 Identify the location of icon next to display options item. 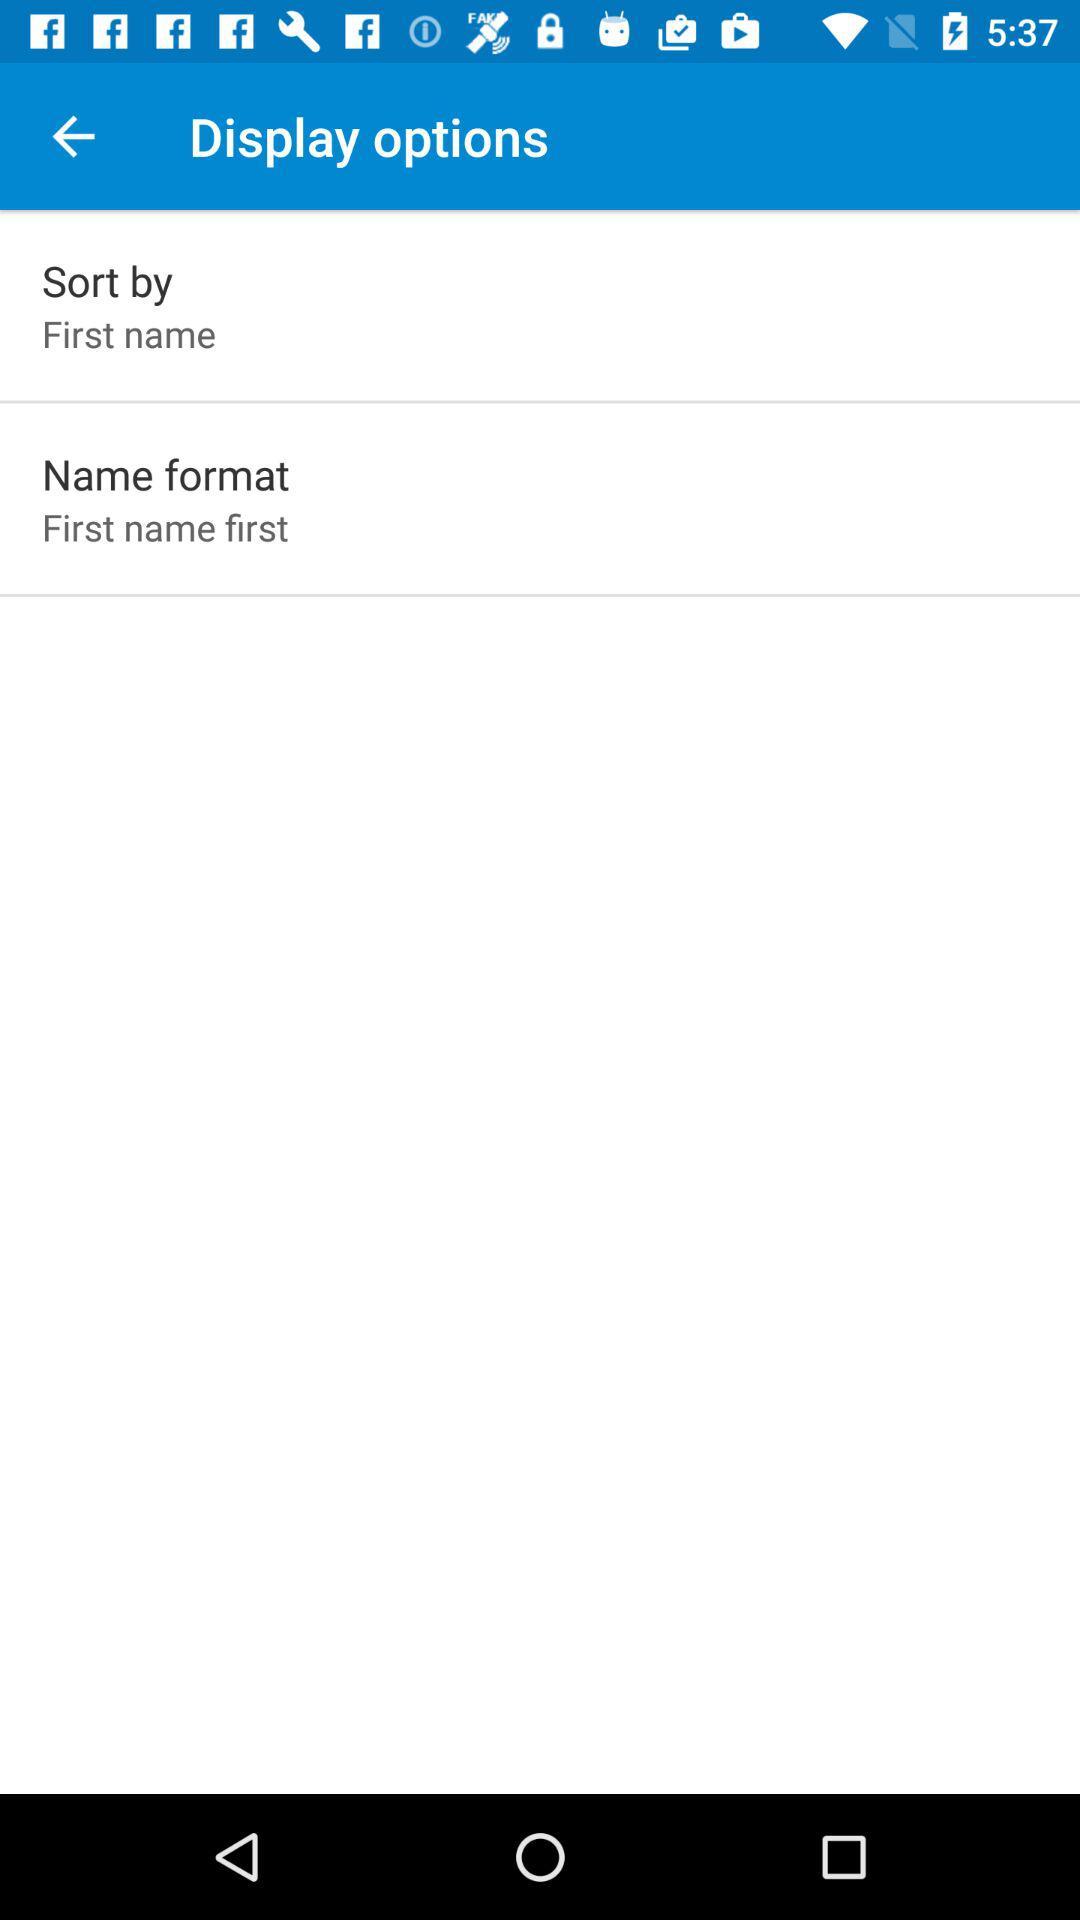
(72, 135).